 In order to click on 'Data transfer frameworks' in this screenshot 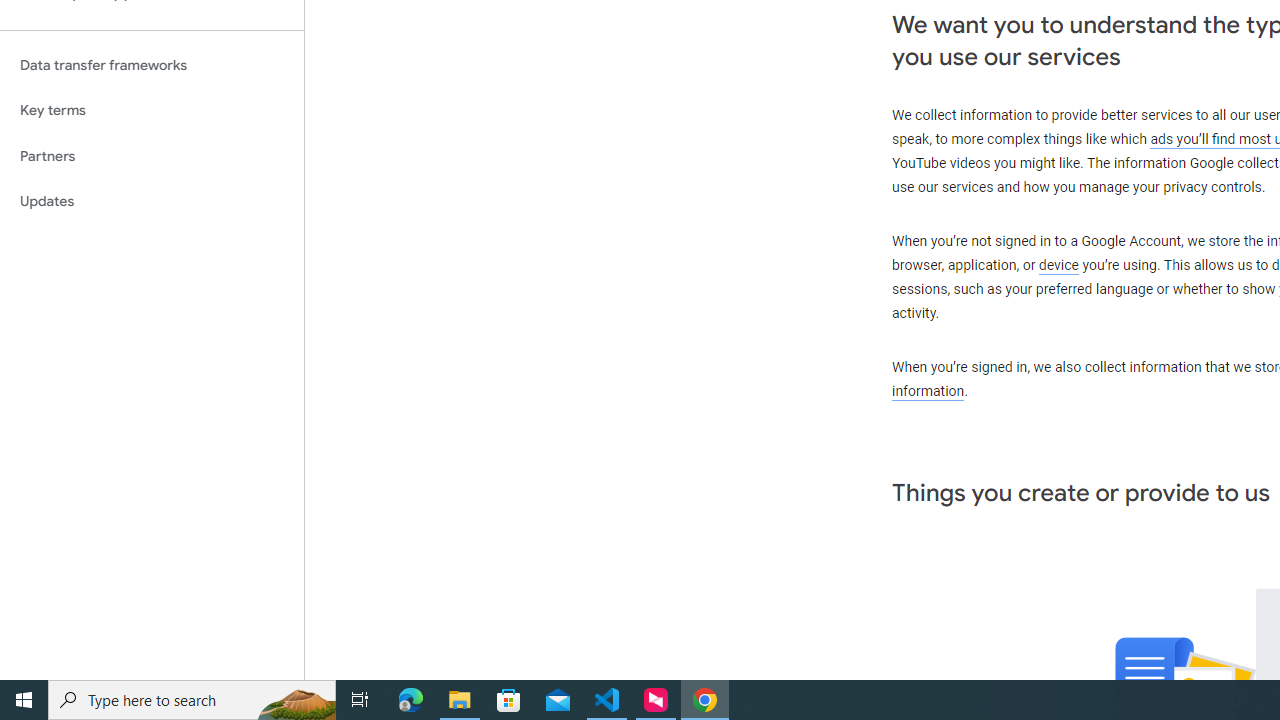, I will do `click(151, 64)`.